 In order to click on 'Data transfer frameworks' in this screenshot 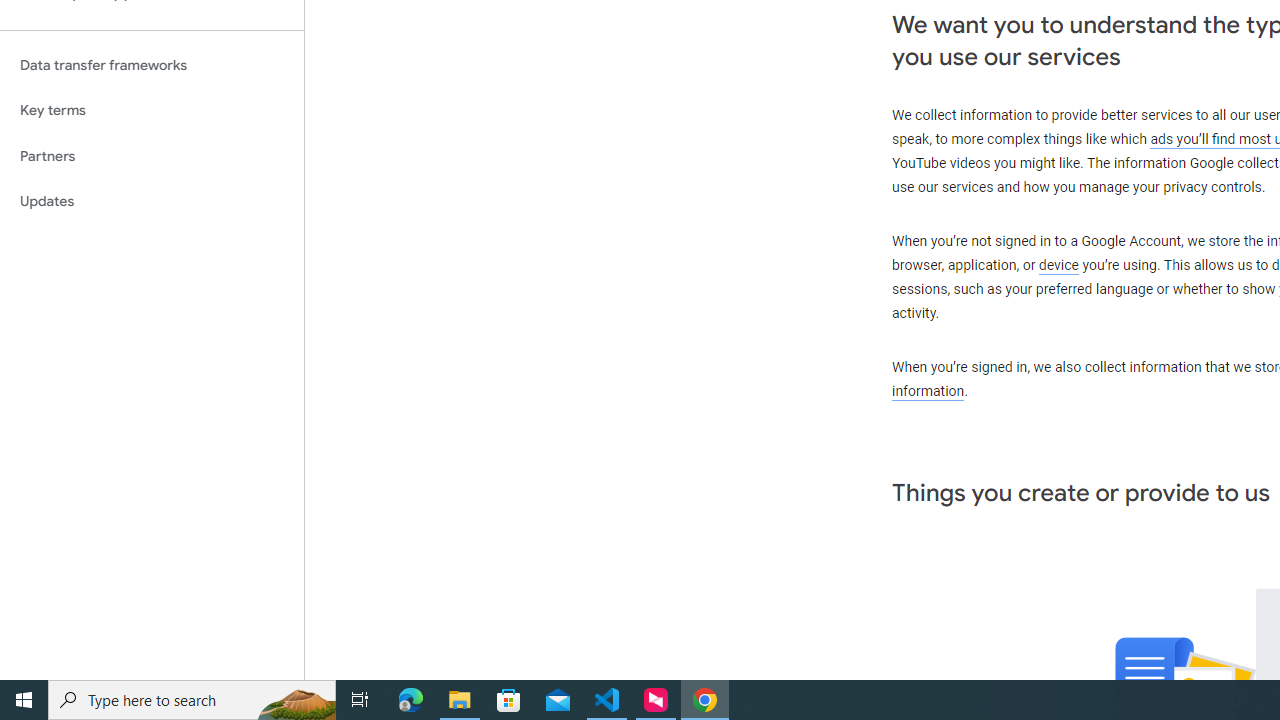, I will do `click(151, 64)`.